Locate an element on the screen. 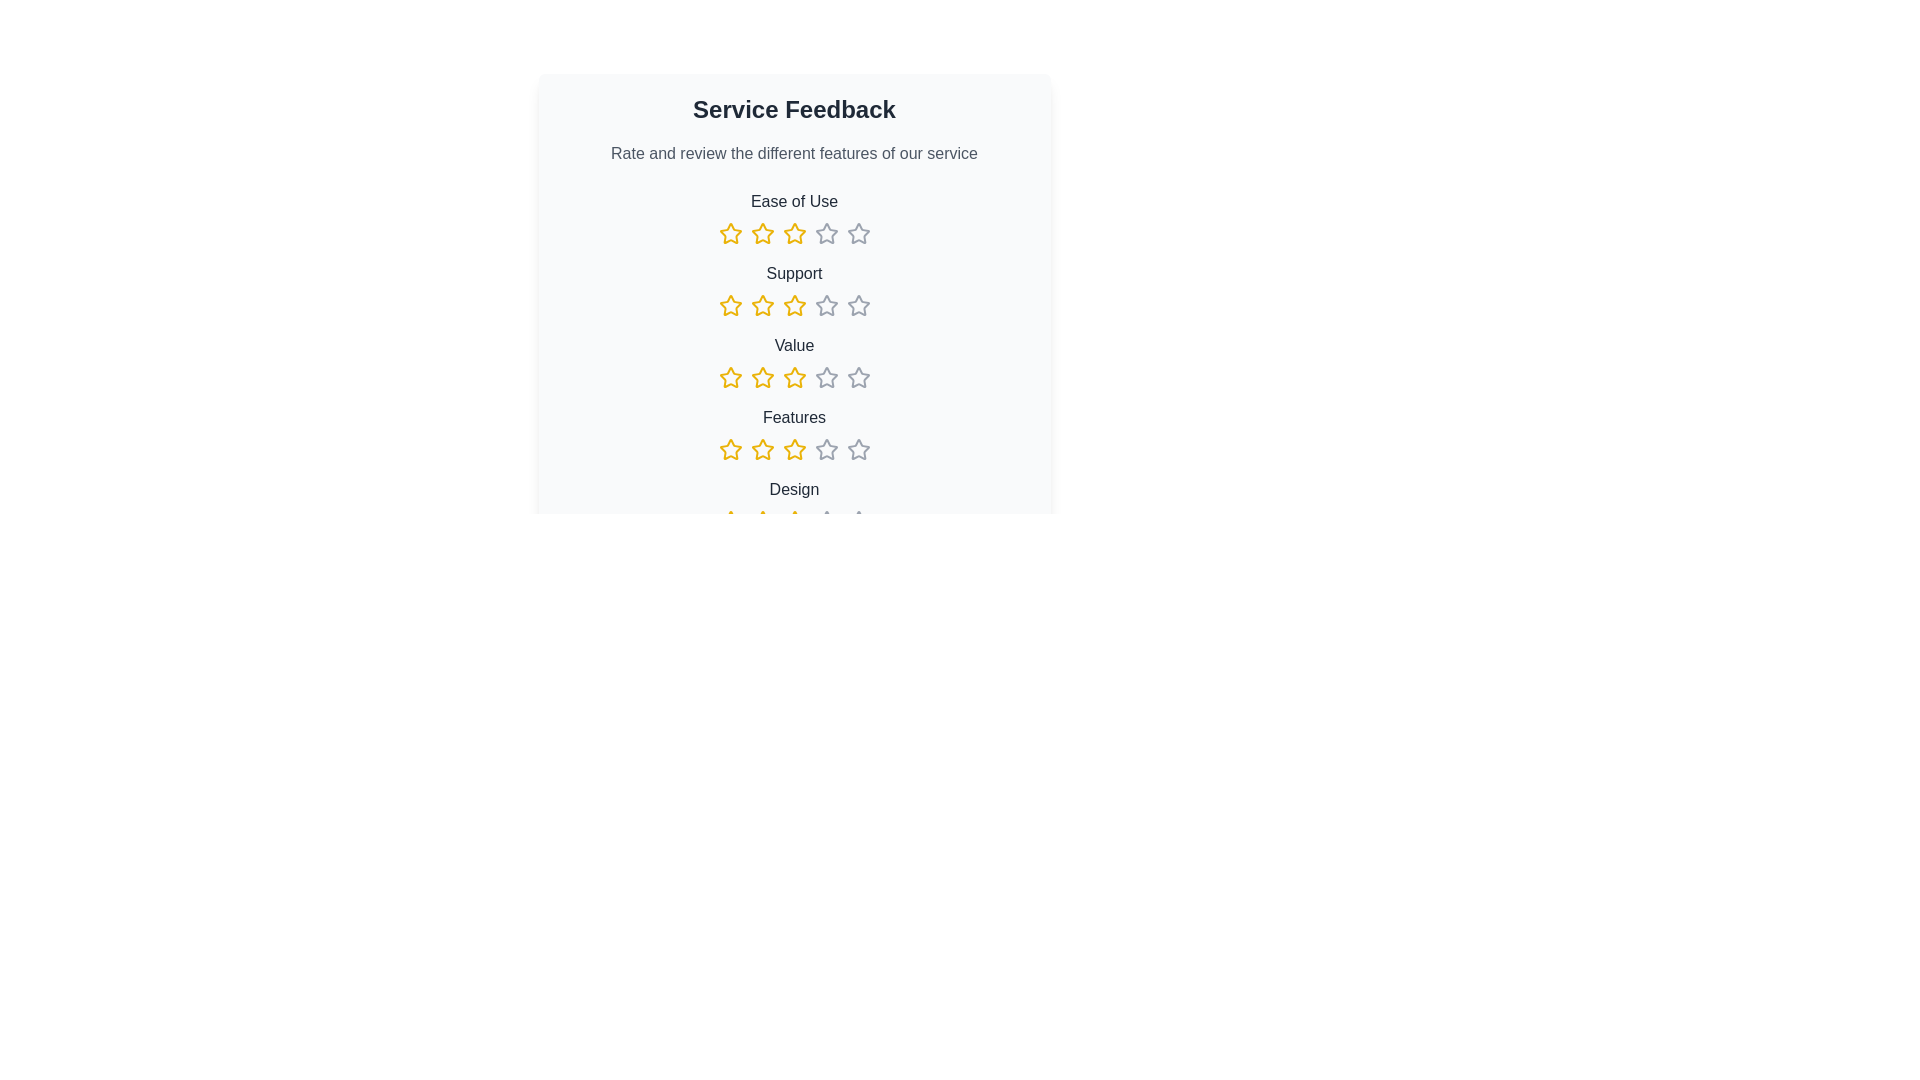 The height and width of the screenshot is (1080, 1920). the fifth interactive star icon is located at coordinates (793, 520).